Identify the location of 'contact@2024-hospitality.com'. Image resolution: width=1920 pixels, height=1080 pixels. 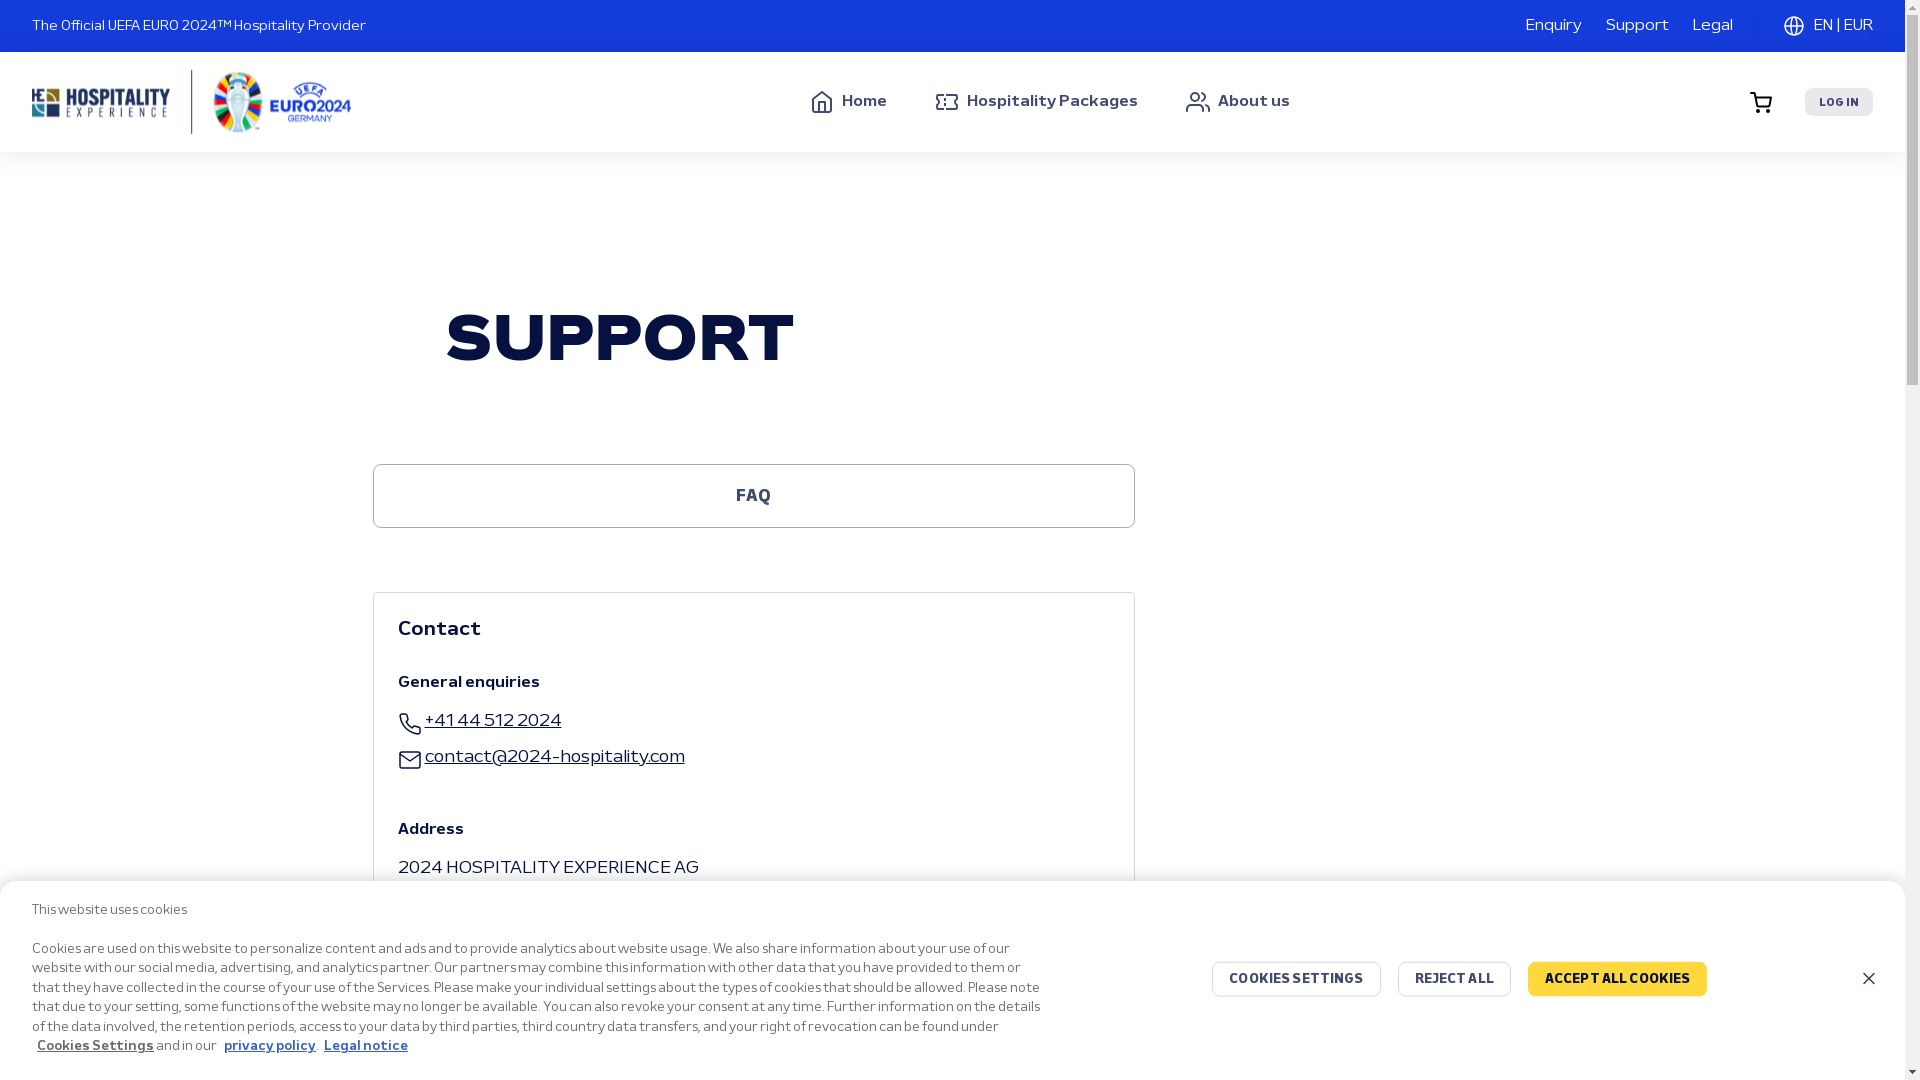
(541, 758).